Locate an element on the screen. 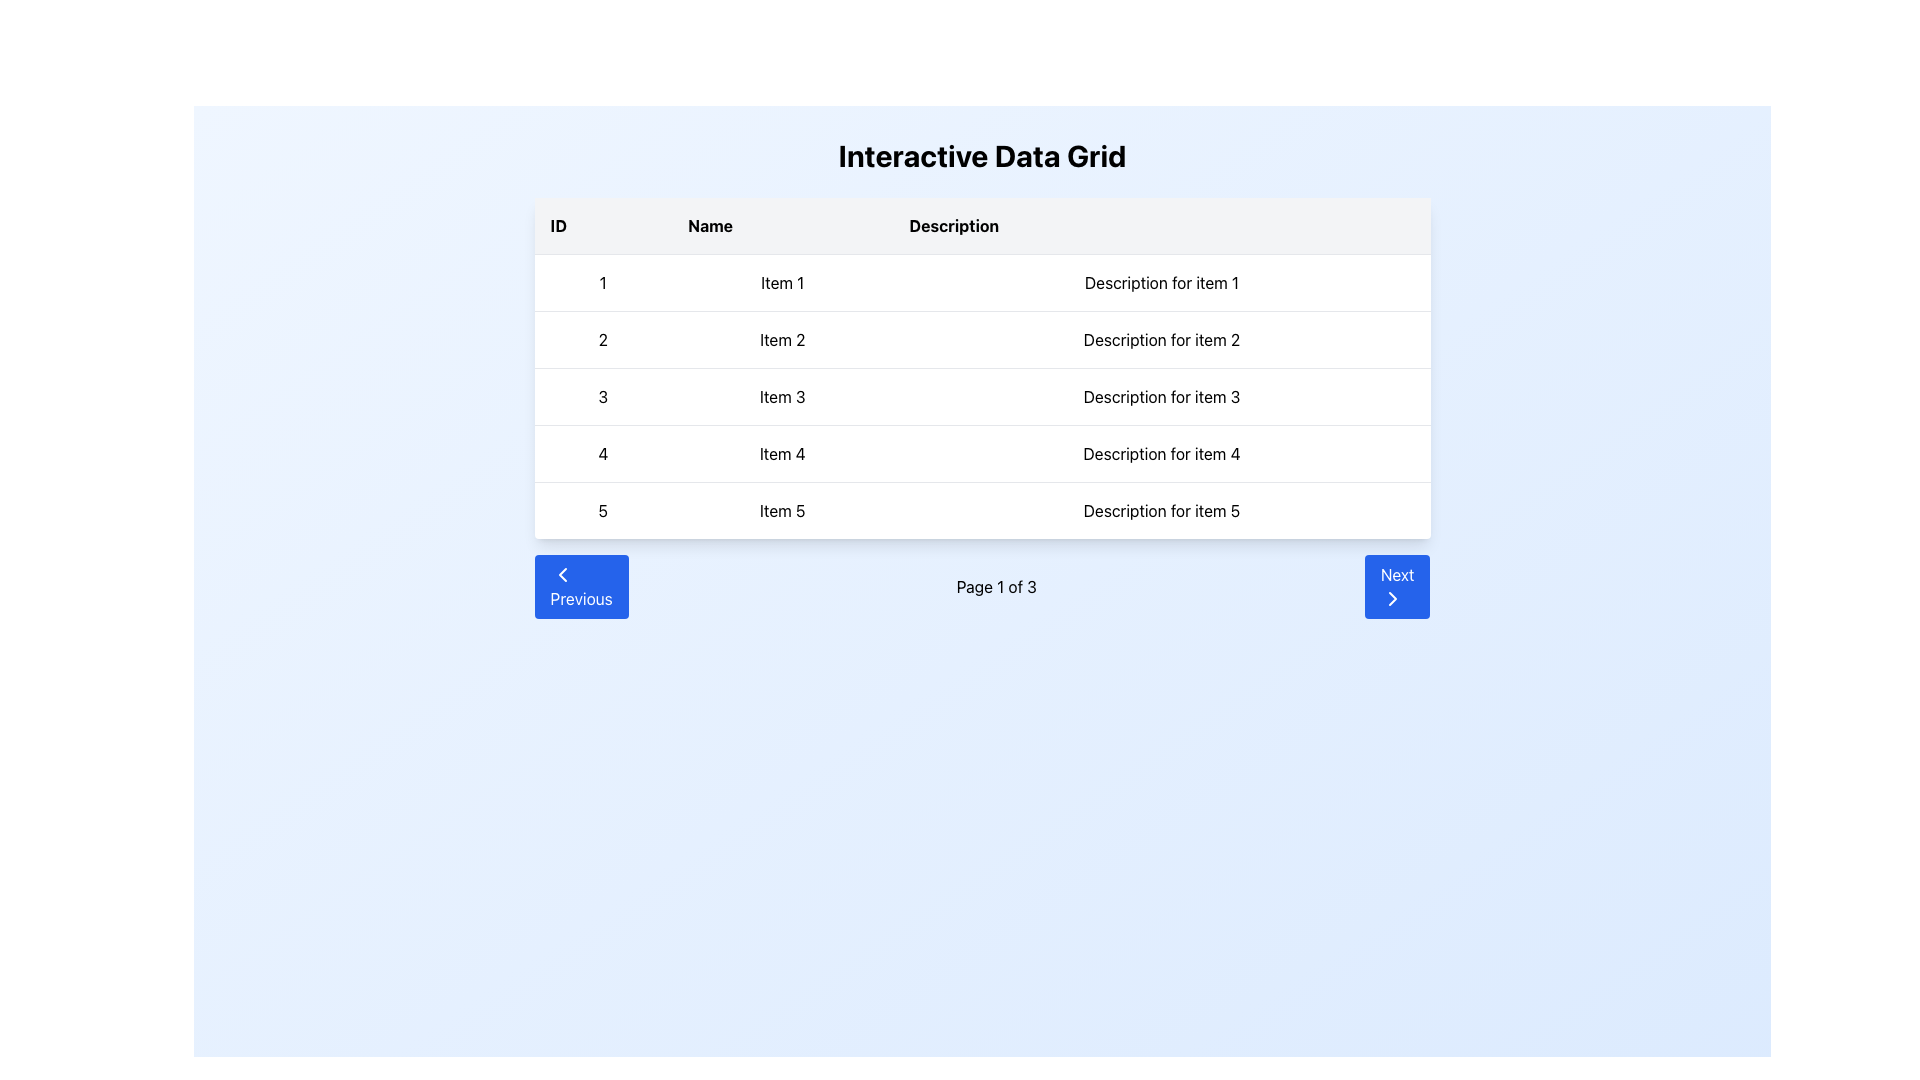  the fourth row of the data grid displaying '4', 'Item 4', and 'Description for item 4' is located at coordinates (982, 454).